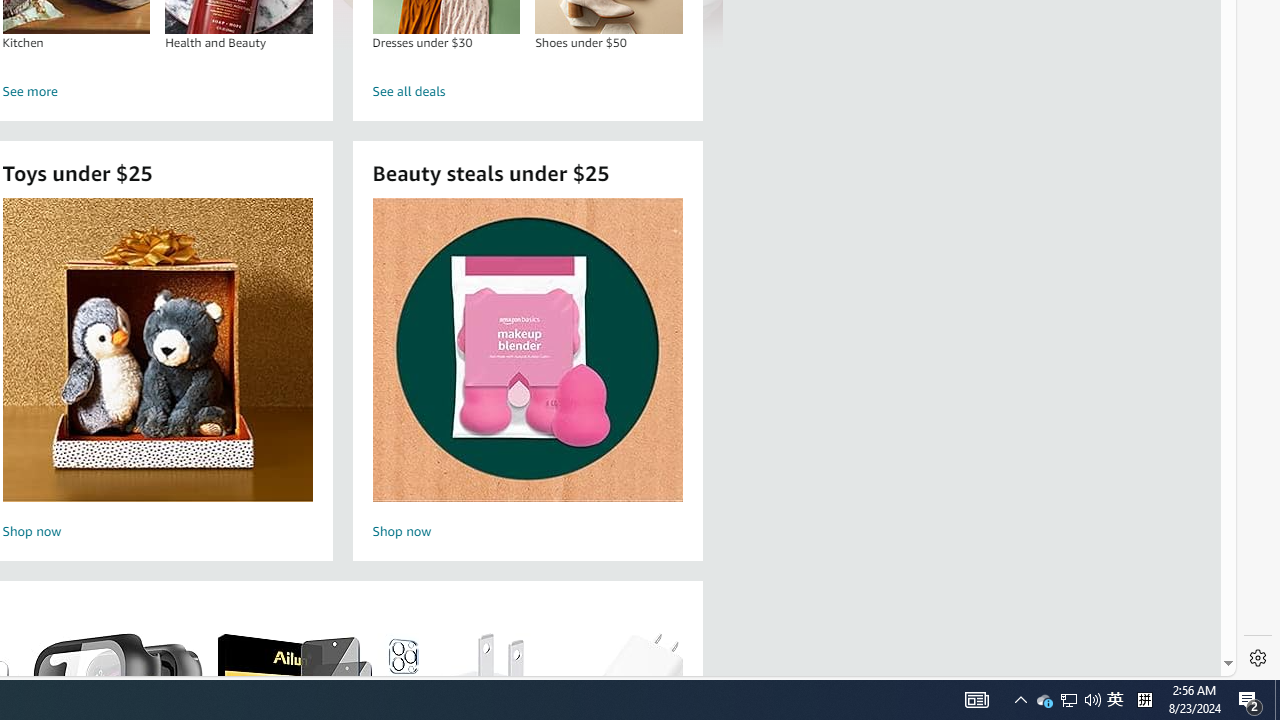  Describe the element at coordinates (527, 371) in the screenshot. I see `'Beauty steals under $25 Shop now'` at that location.